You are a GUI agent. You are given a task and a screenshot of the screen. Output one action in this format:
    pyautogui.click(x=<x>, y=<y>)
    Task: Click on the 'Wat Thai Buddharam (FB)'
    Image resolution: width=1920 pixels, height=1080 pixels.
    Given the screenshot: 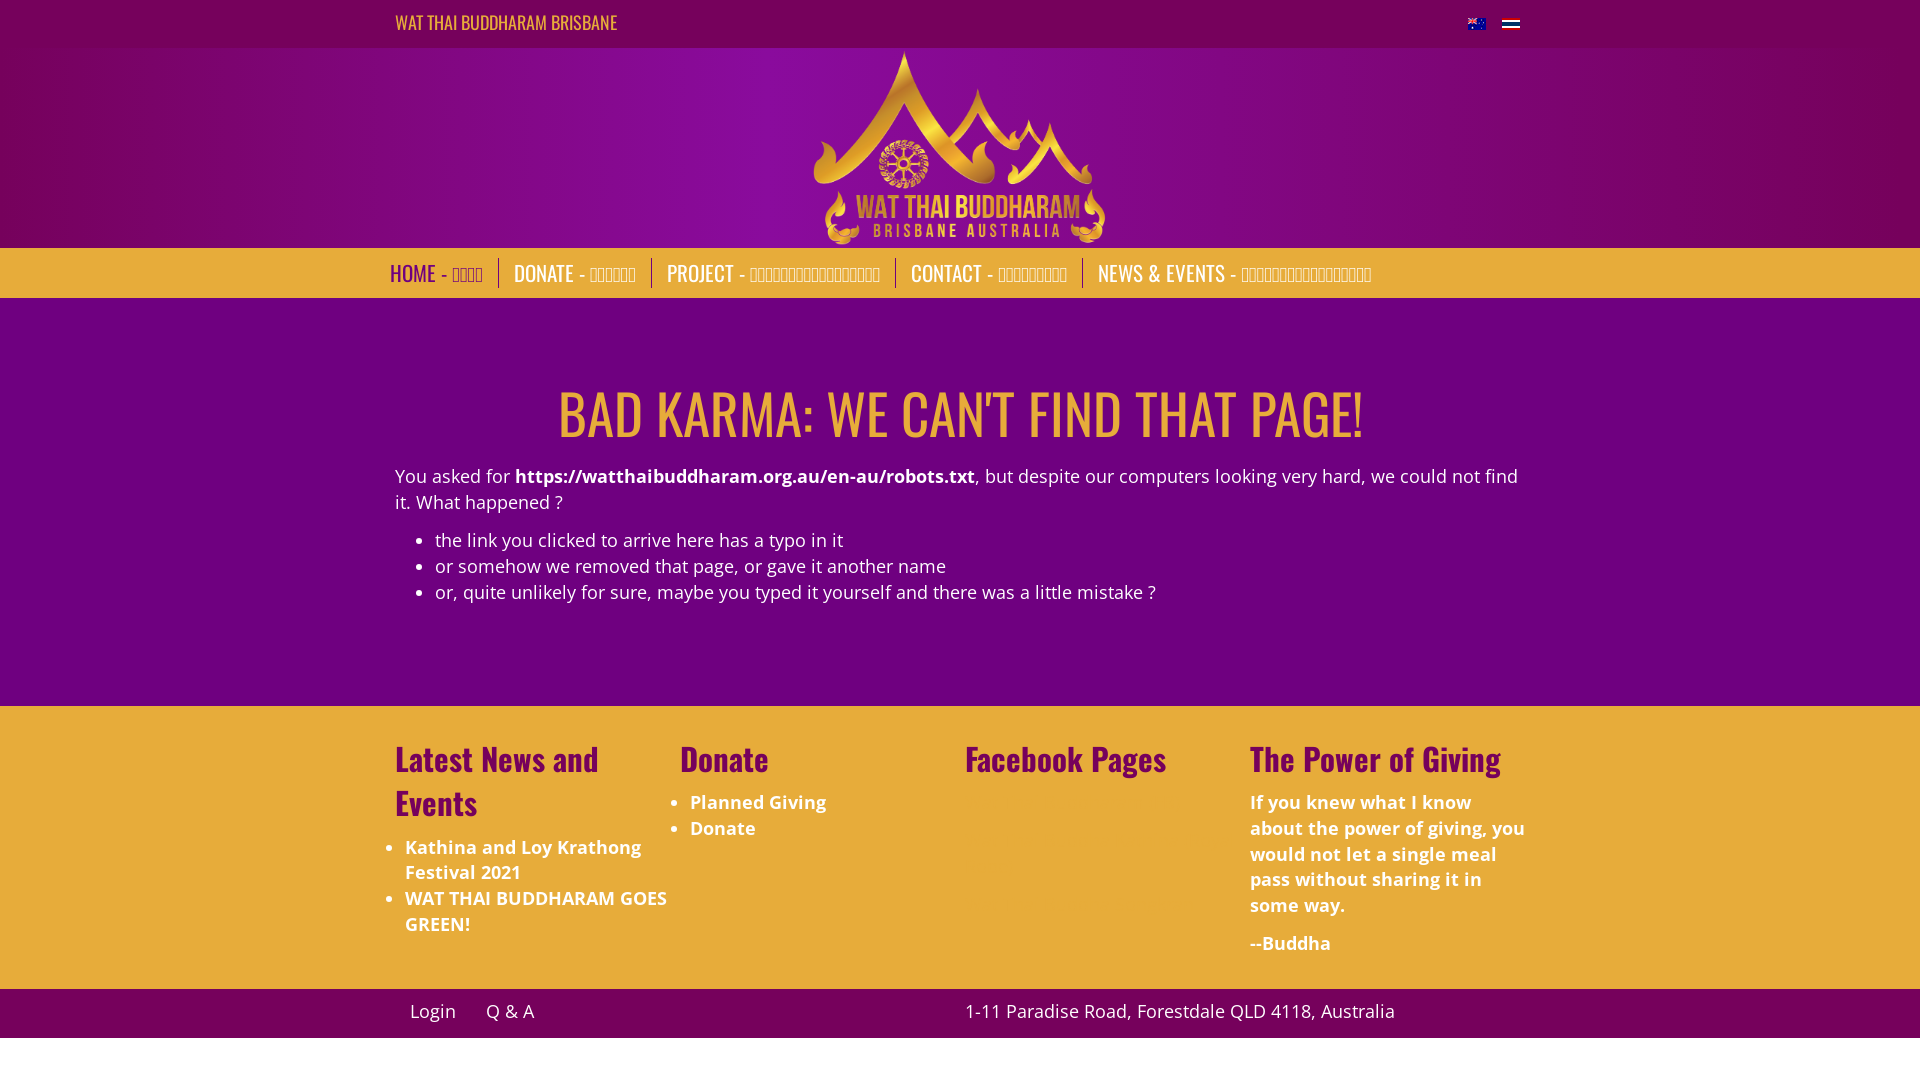 What is the action you would take?
    pyautogui.click(x=964, y=801)
    